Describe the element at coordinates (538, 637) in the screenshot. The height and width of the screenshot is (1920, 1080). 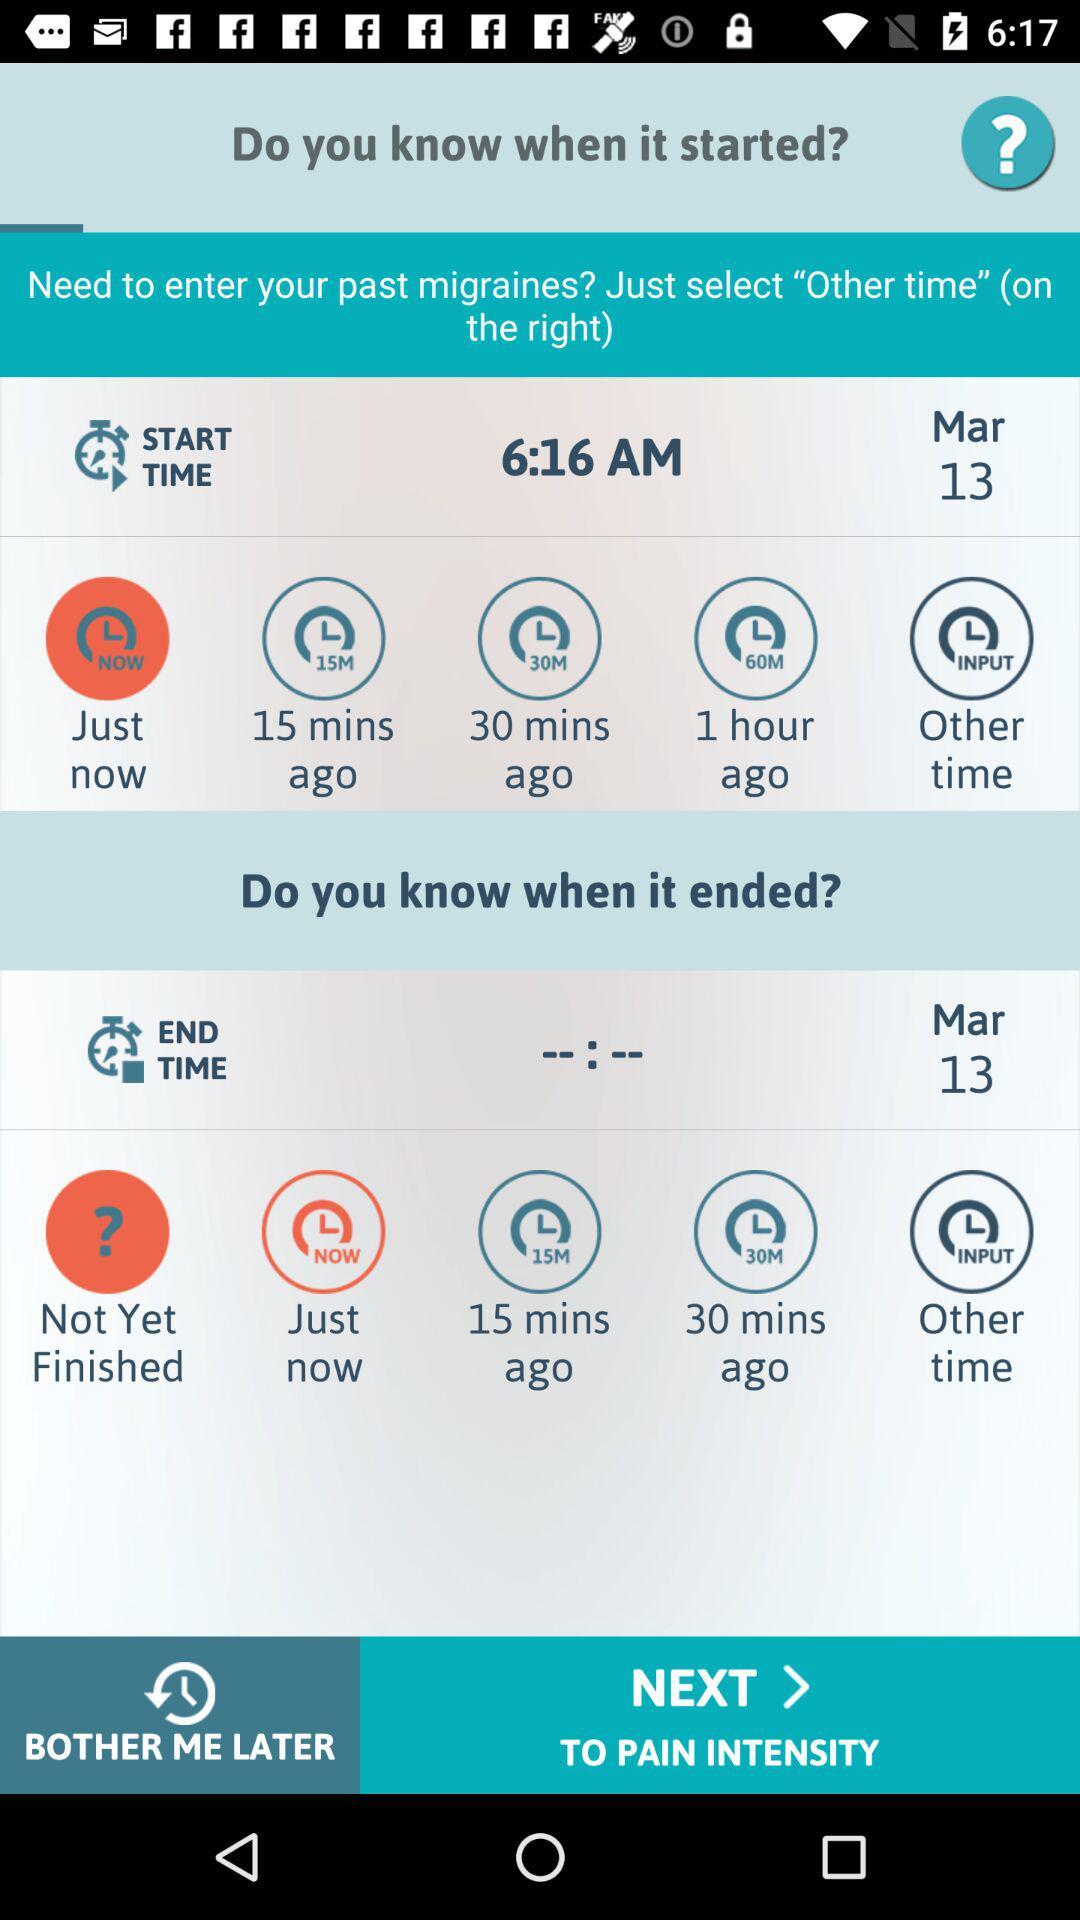
I see `the time icon` at that location.